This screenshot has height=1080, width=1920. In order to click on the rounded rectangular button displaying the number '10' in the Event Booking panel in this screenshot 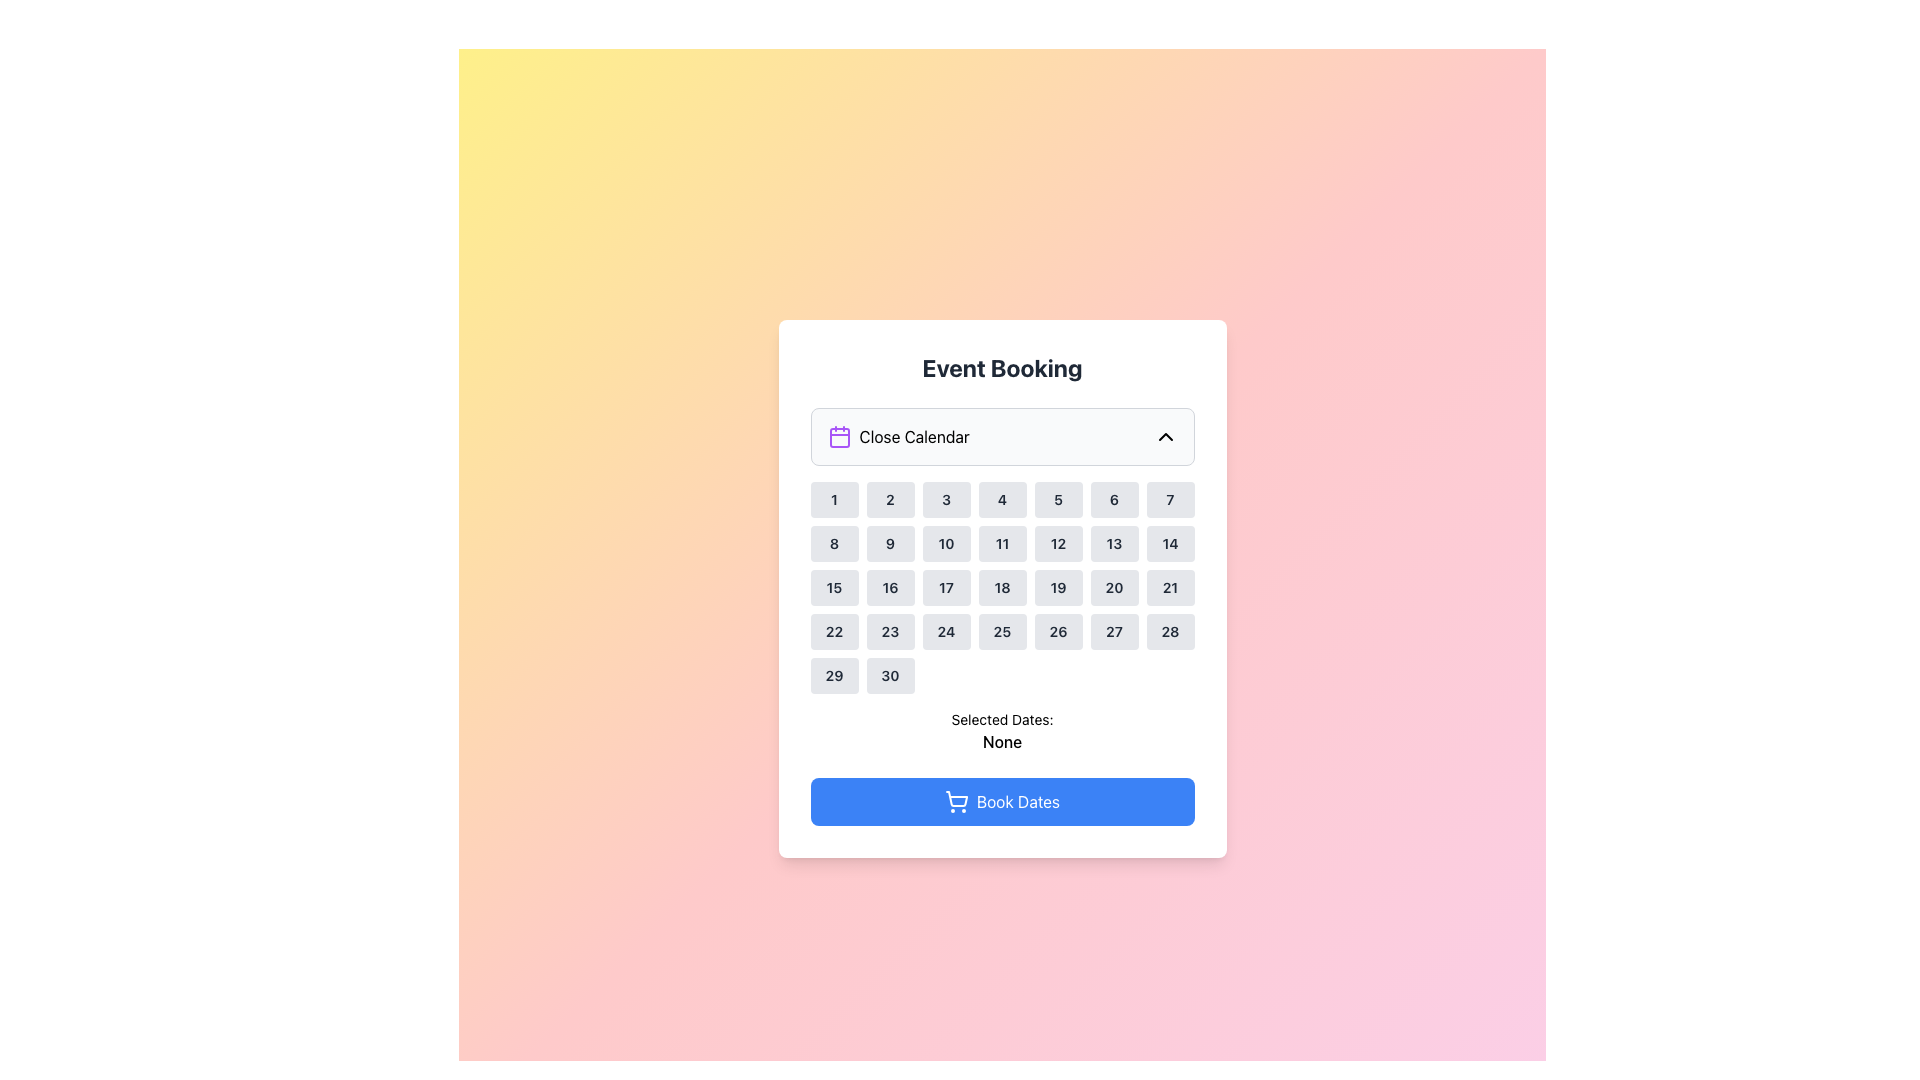, I will do `click(945, 543)`.